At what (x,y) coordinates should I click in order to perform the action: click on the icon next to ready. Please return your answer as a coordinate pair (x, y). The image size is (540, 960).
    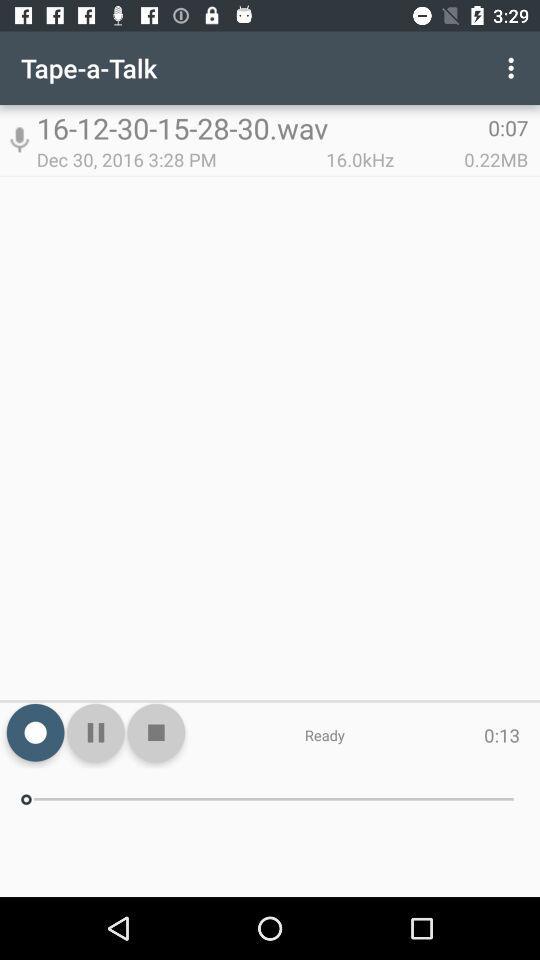
    Looking at the image, I should click on (155, 731).